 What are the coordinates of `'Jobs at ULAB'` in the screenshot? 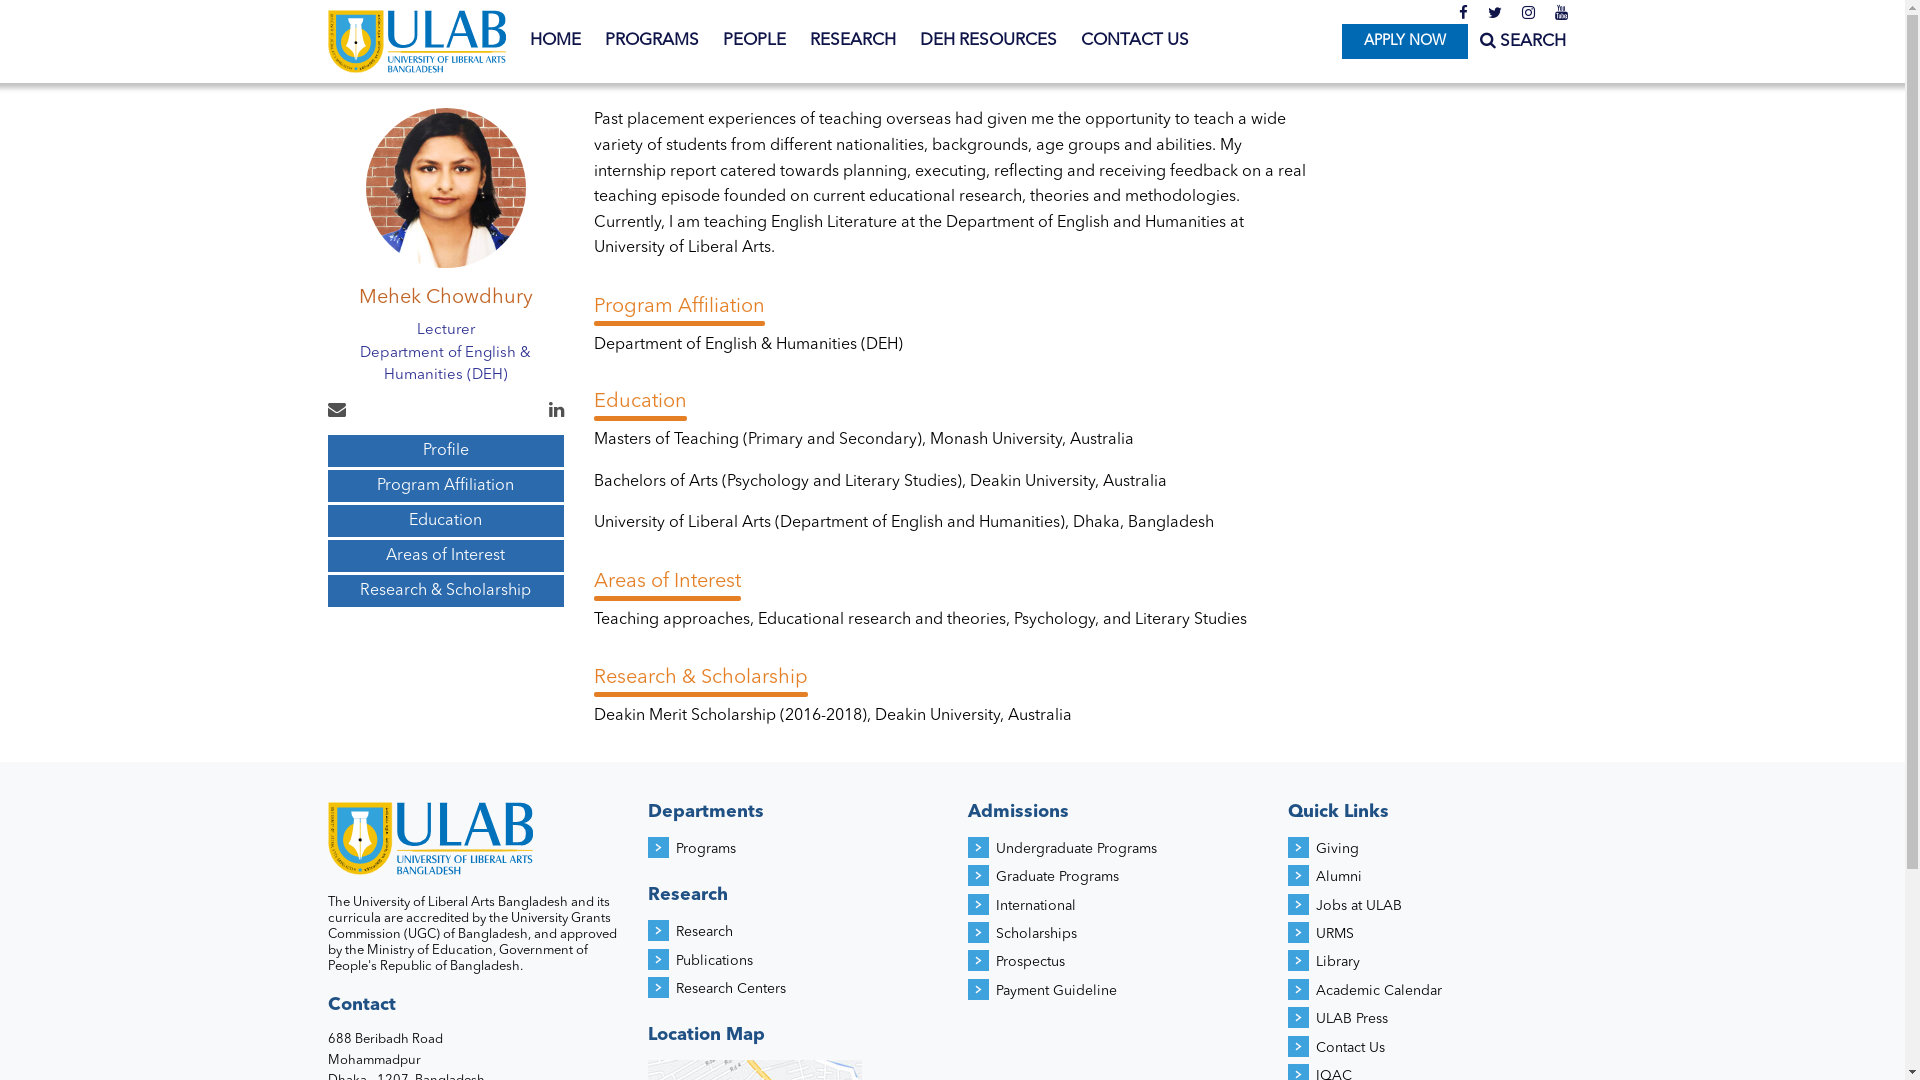 It's located at (1358, 906).